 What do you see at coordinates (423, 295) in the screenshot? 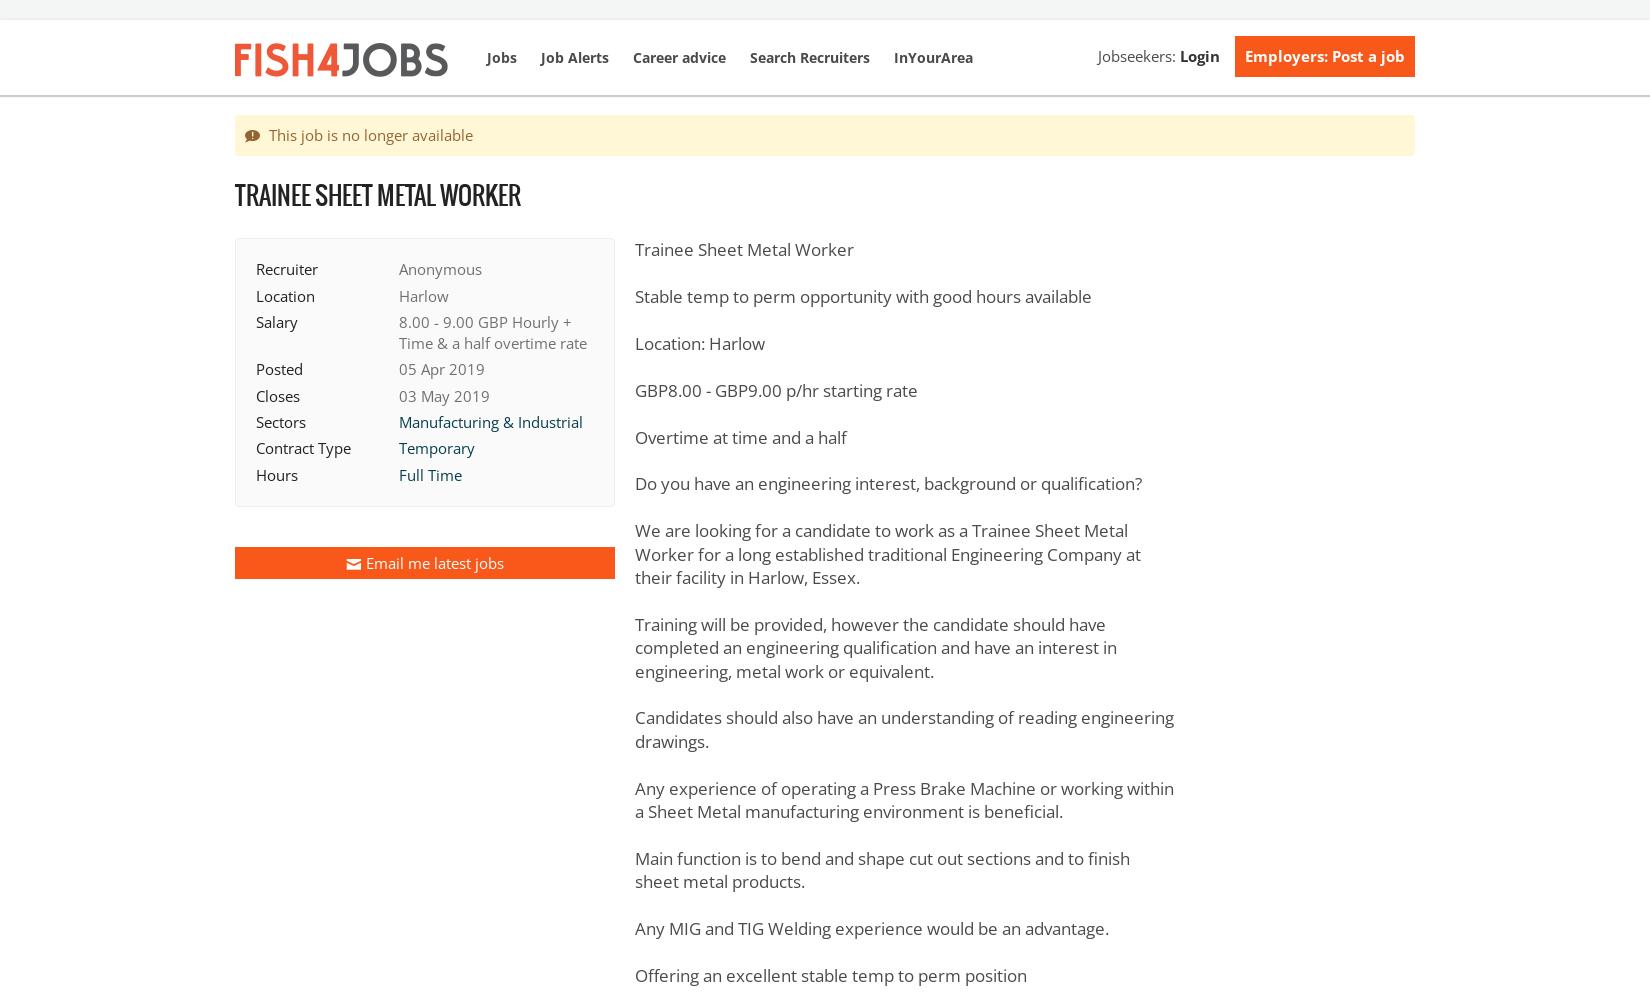
I see `'Harlow'` at bounding box center [423, 295].